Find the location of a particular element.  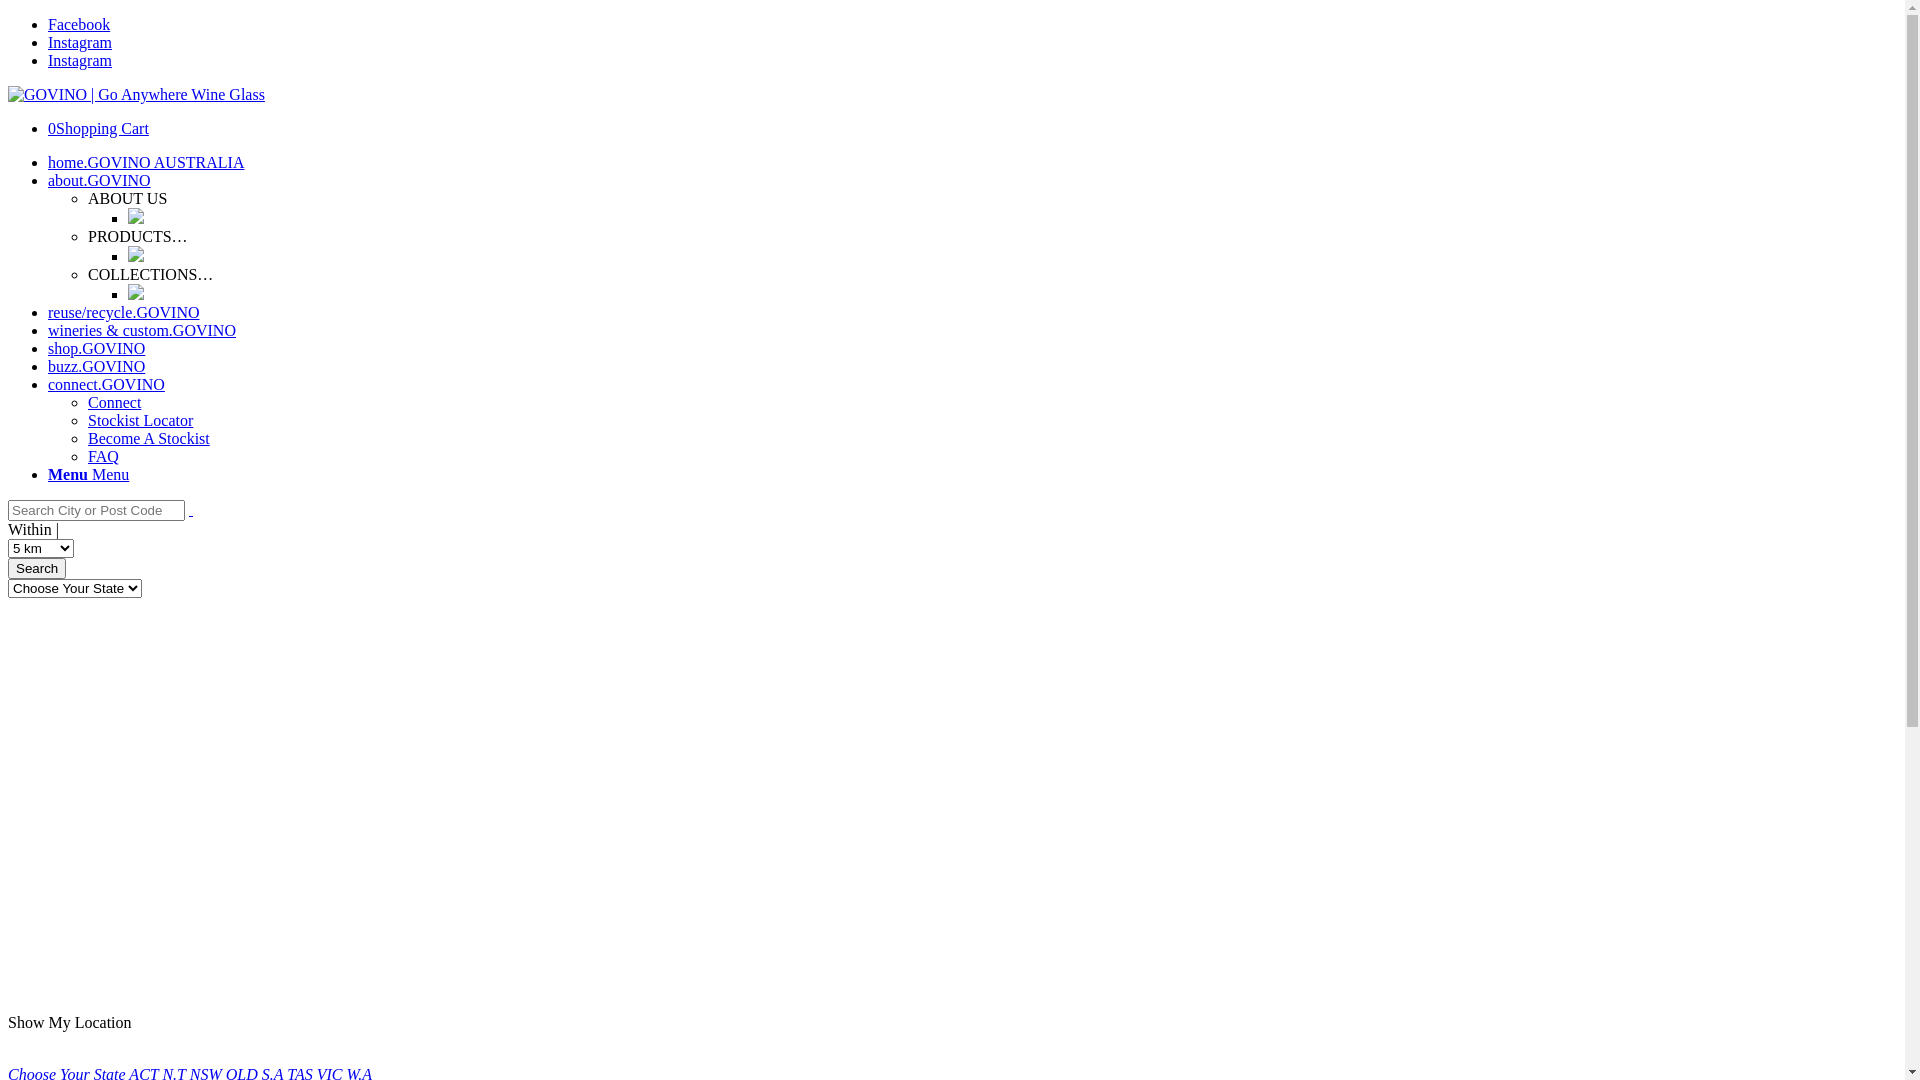

'Instagram' is located at coordinates (80, 42).